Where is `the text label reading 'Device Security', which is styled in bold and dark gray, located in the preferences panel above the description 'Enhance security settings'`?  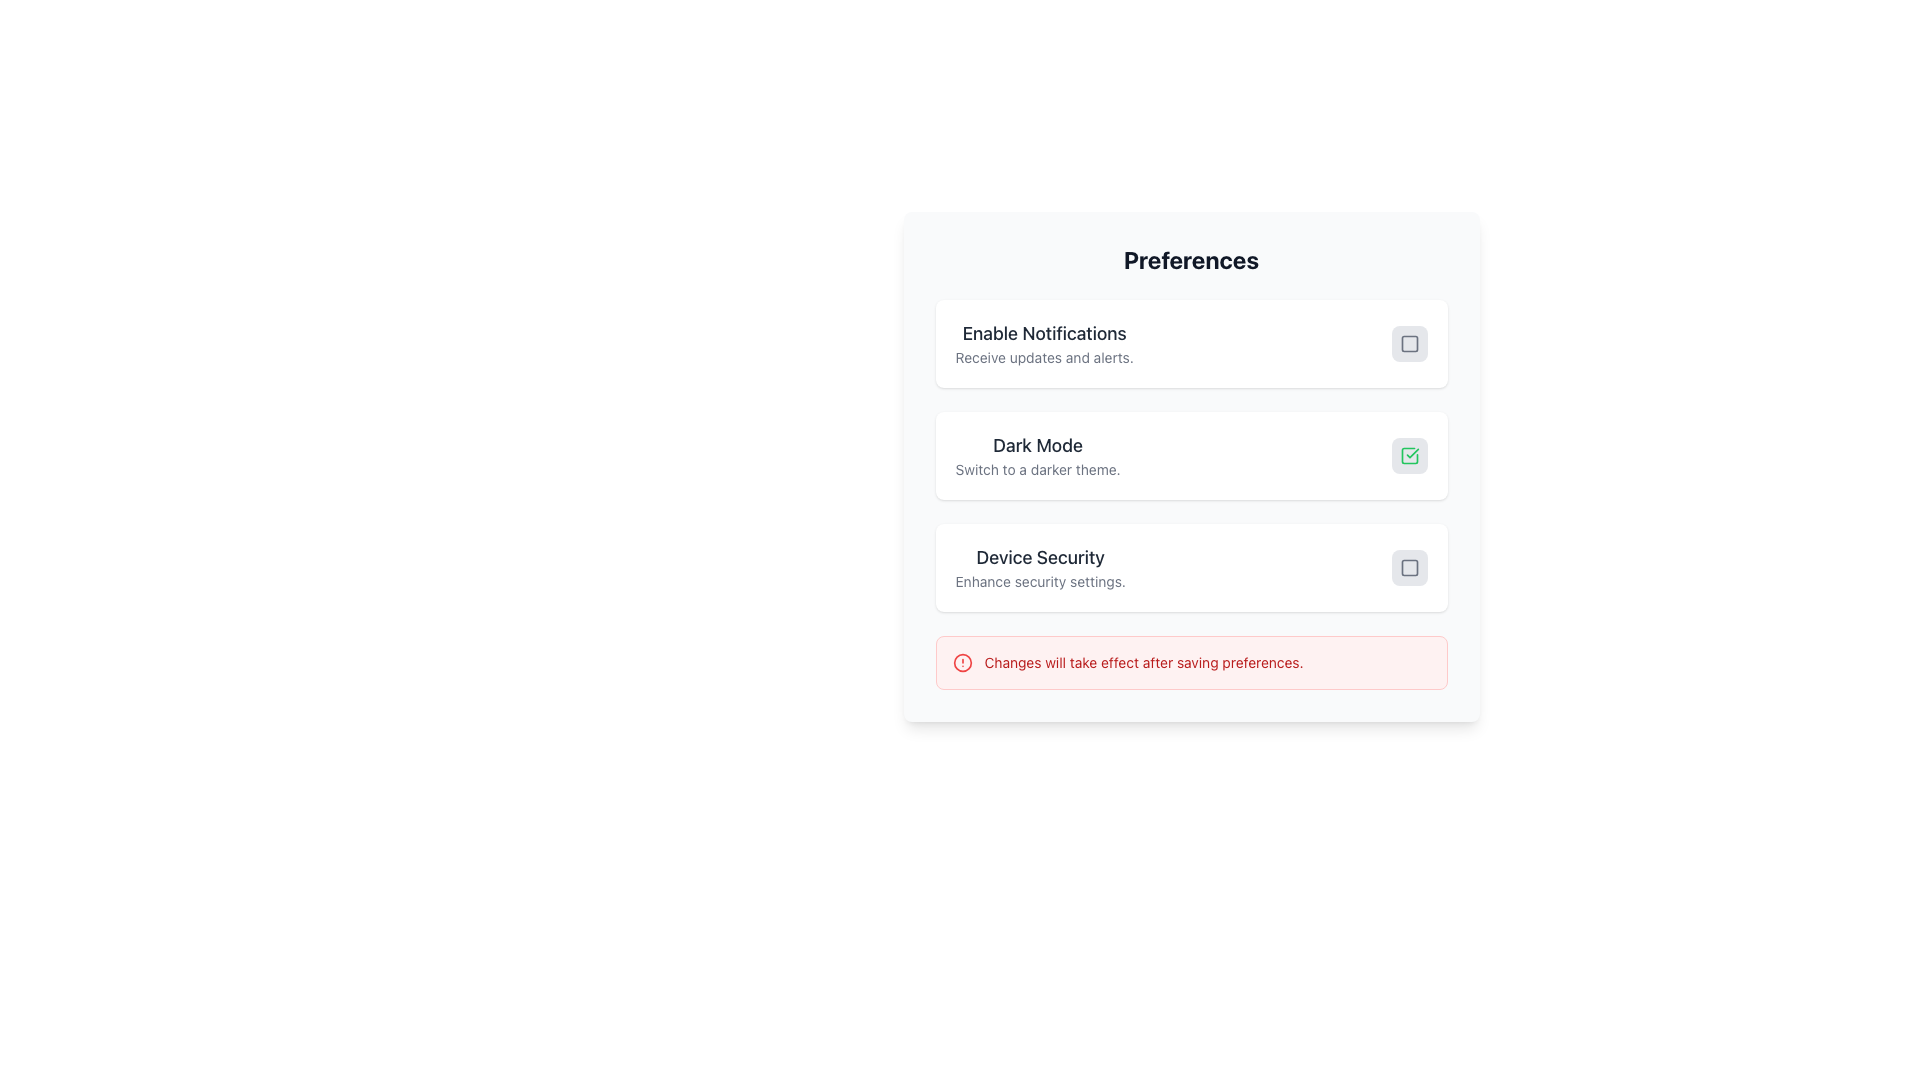
the text label reading 'Device Security', which is styled in bold and dark gray, located in the preferences panel above the description 'Enhance security settings' is located at coordinates (1040, 558).